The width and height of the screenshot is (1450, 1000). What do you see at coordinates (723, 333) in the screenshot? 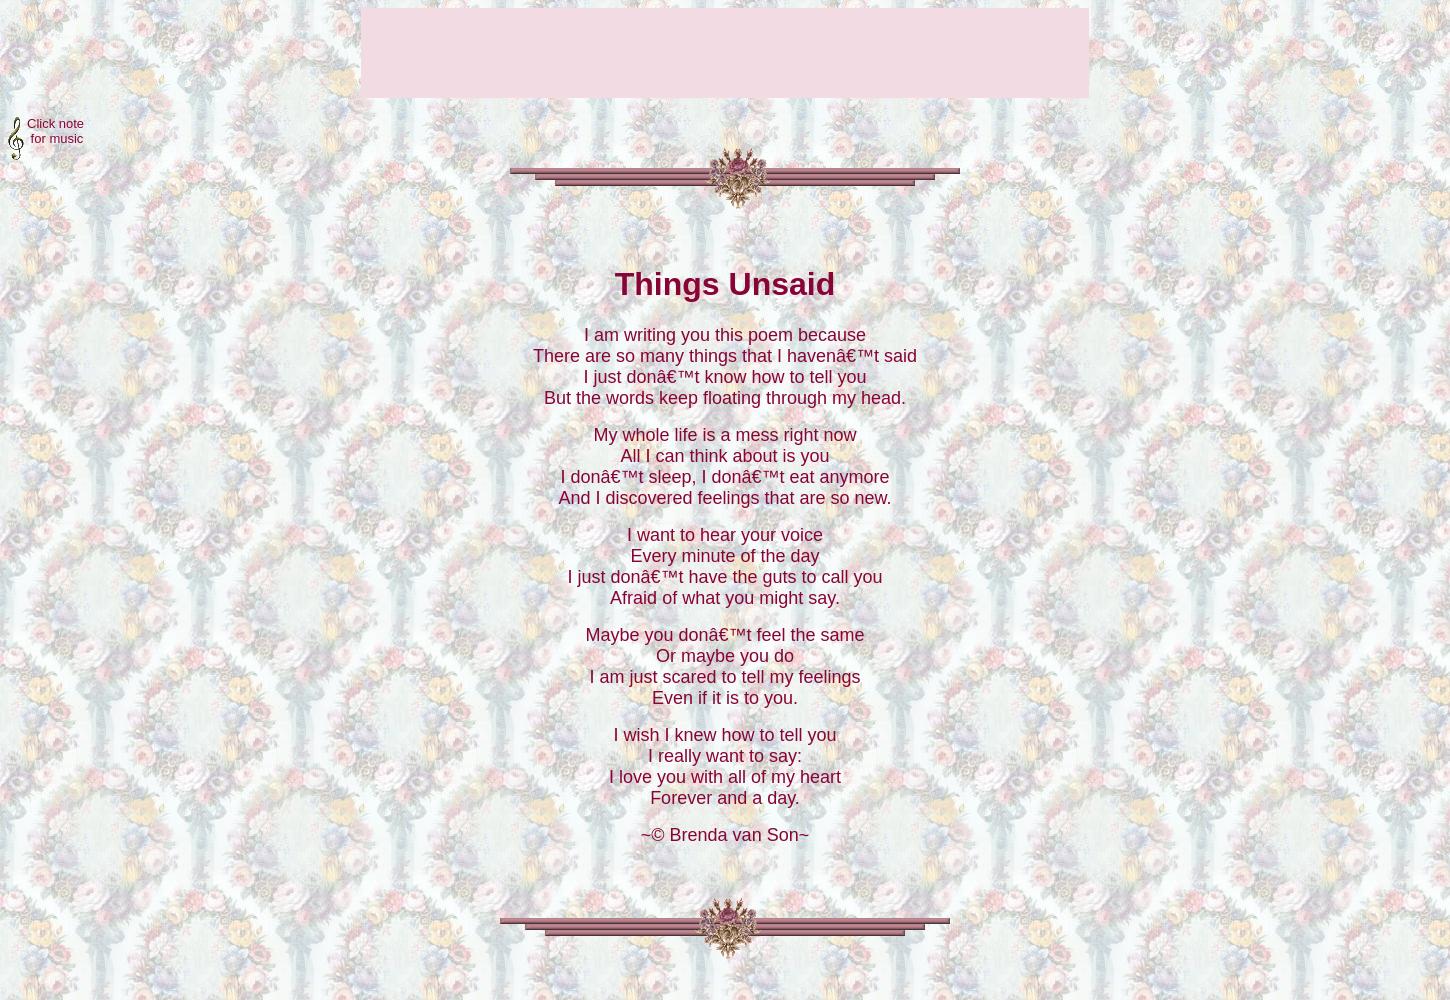
I see `'I am writing you this poem because'` at bounding box center [723, 333].